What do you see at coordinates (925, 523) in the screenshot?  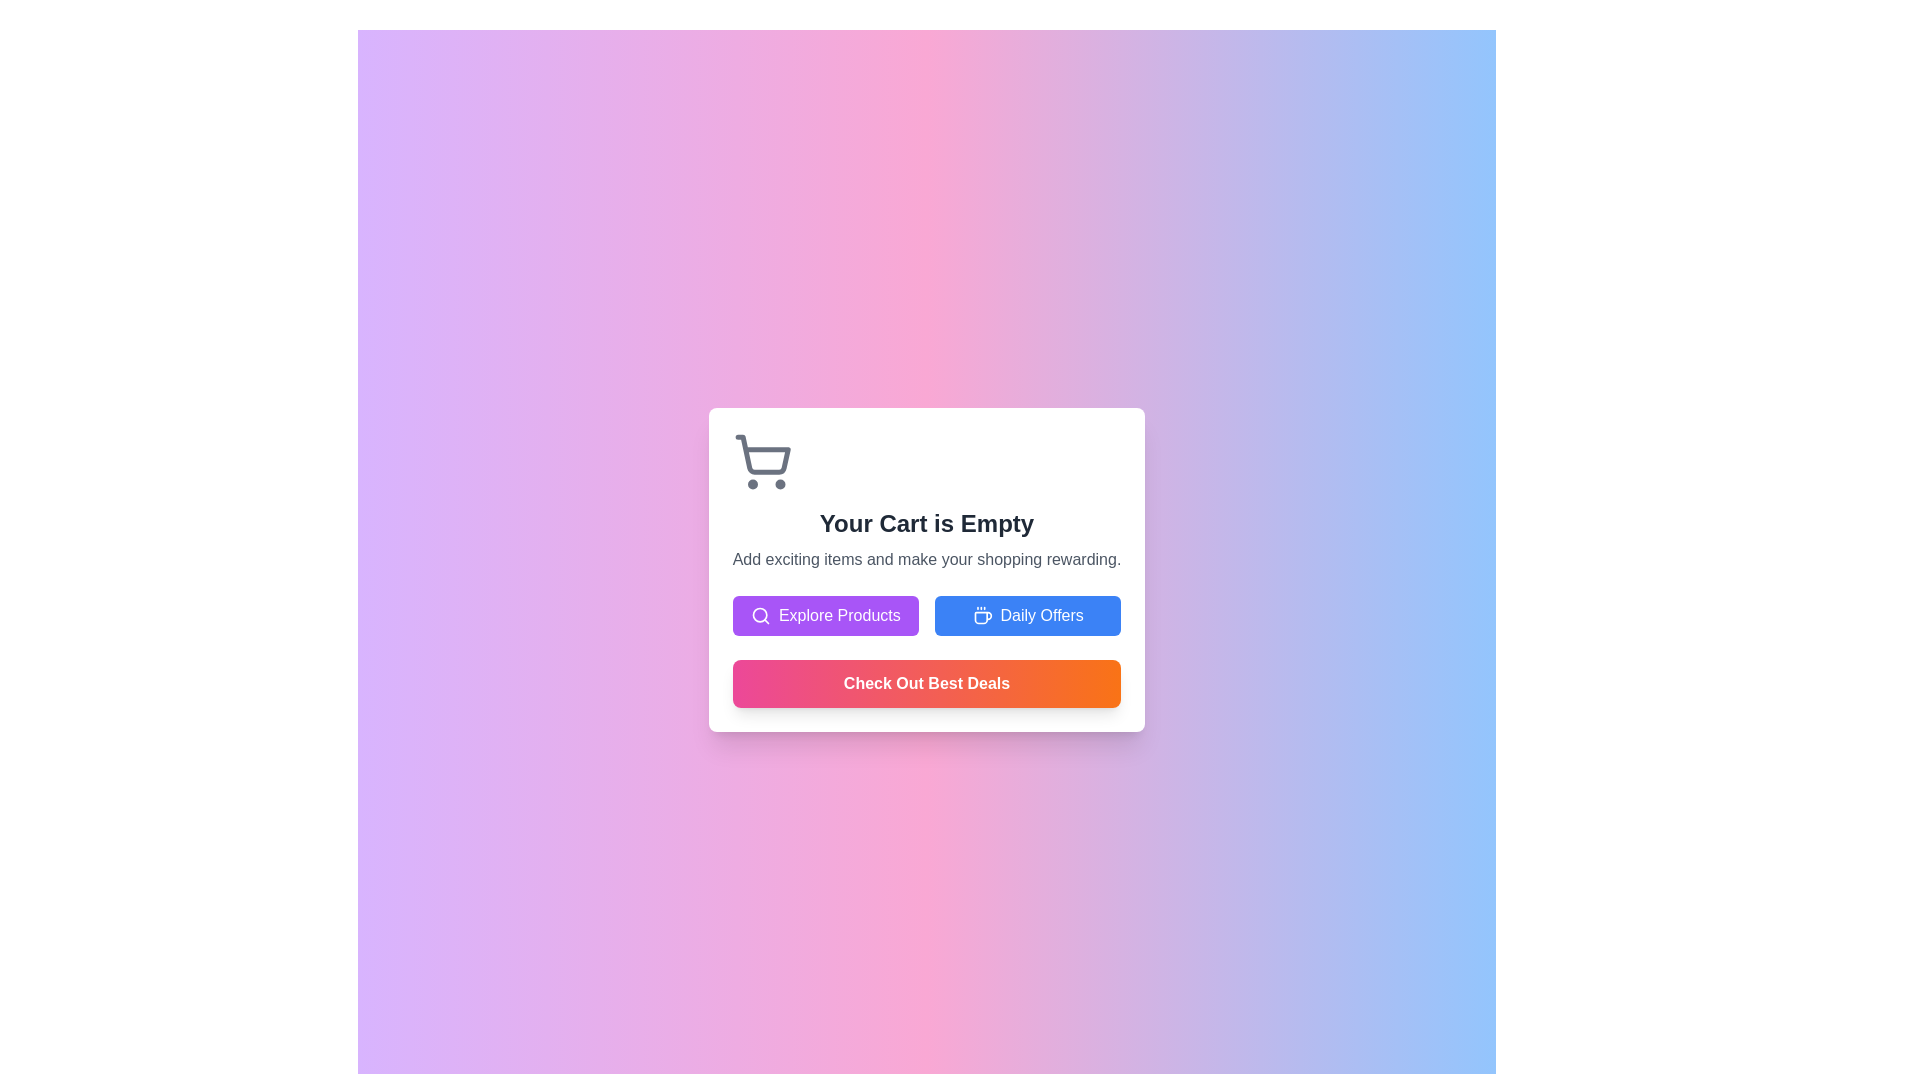 I see `the text label indicating that the shopping cart is empty, which is centrally positioned below the shopping cart icon and above the subtitle and action buttons` at bounding box center [925, 523].